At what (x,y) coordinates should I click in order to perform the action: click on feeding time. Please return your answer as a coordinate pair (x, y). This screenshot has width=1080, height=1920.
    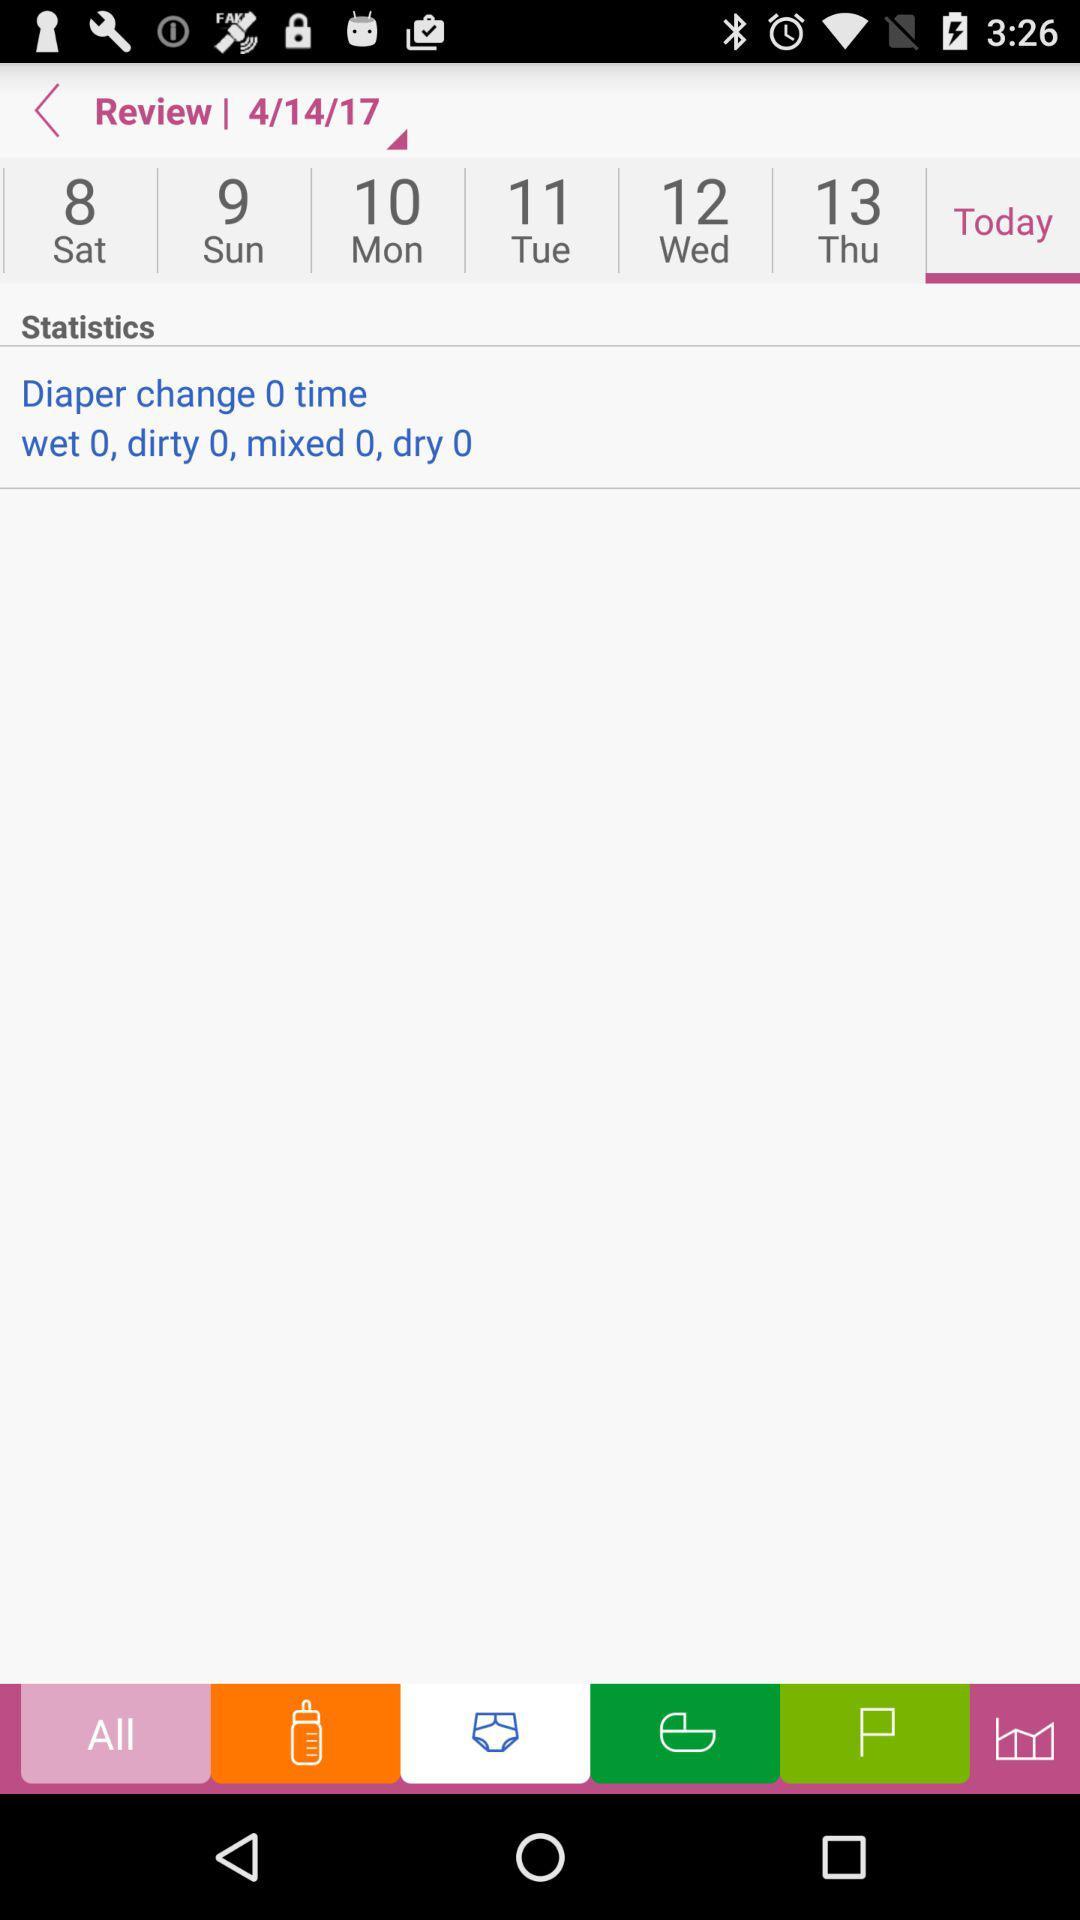
    Looking at the image, I should click on (305, 1737).